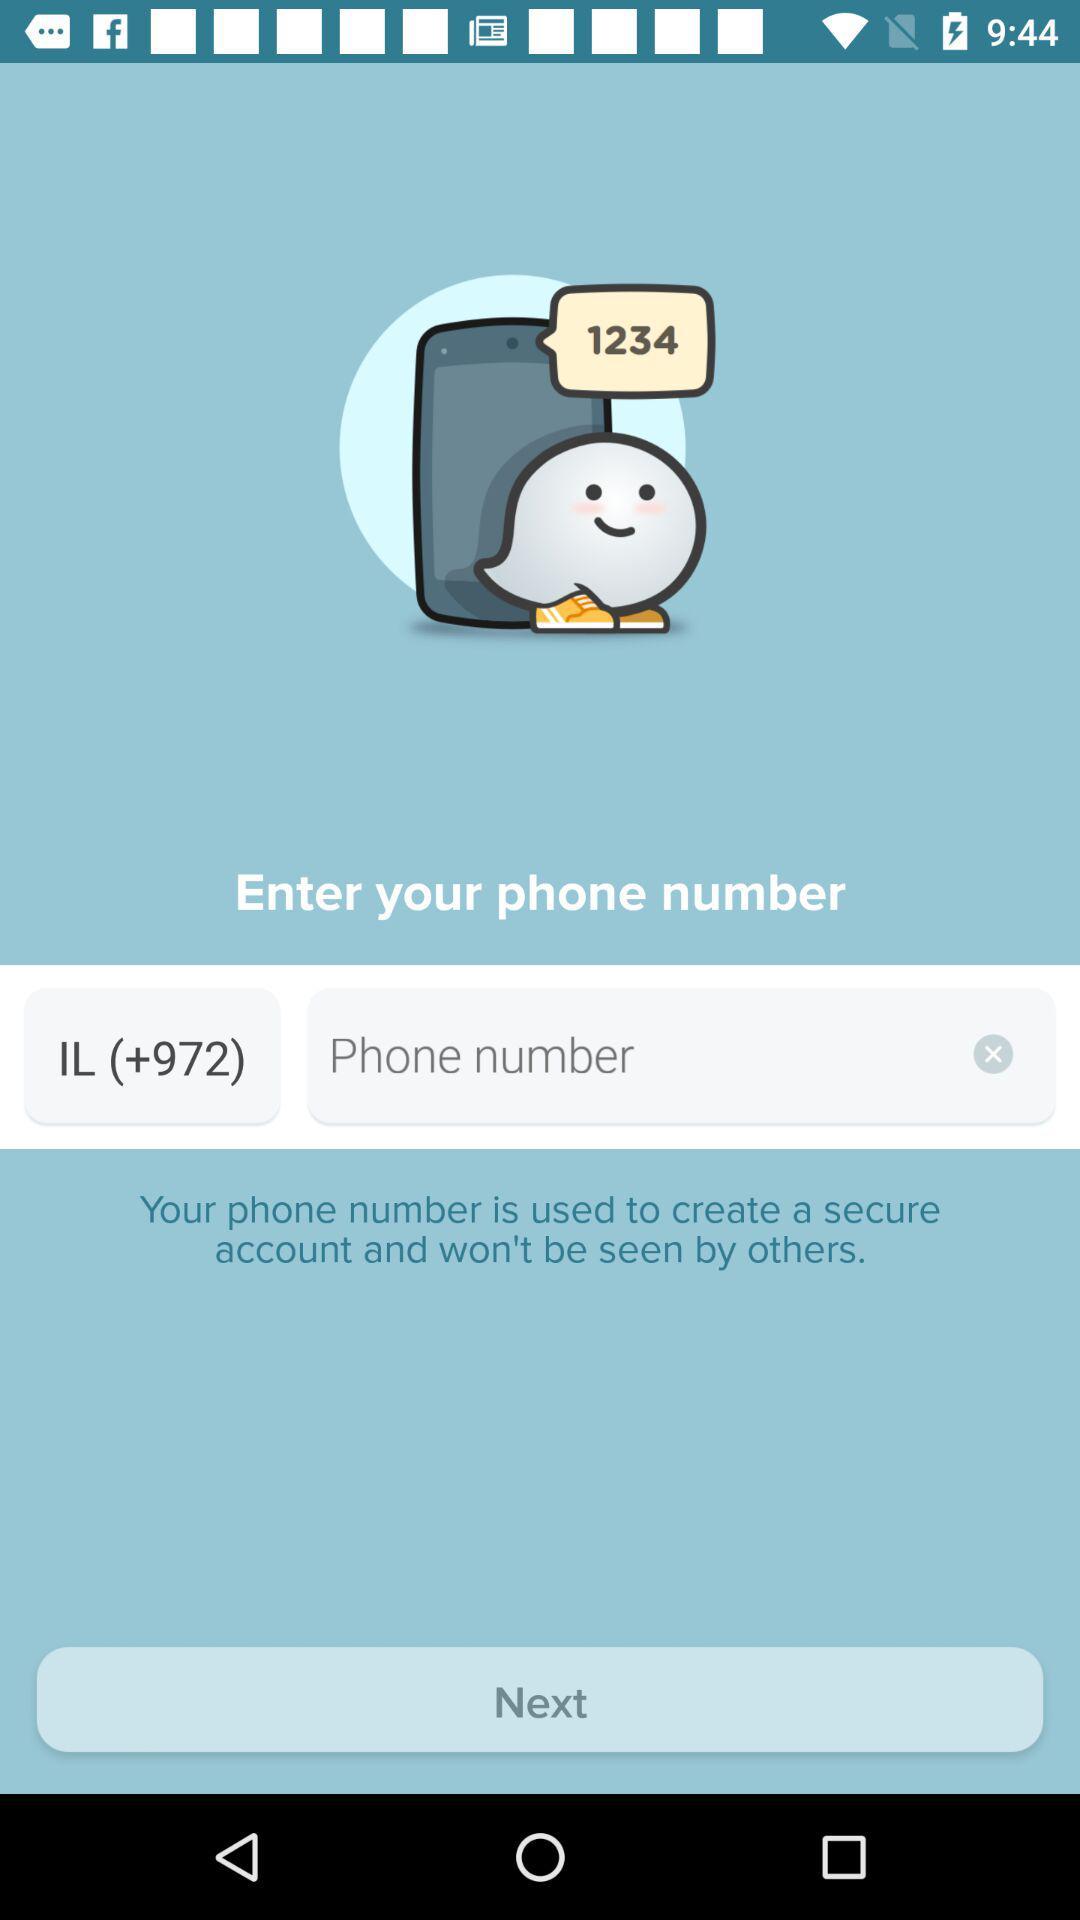 The height and width of the screenshot is (1920, 1080). Describe the element at coordinates (540, 1703) in the screenshot. I see `the next item` at that location.